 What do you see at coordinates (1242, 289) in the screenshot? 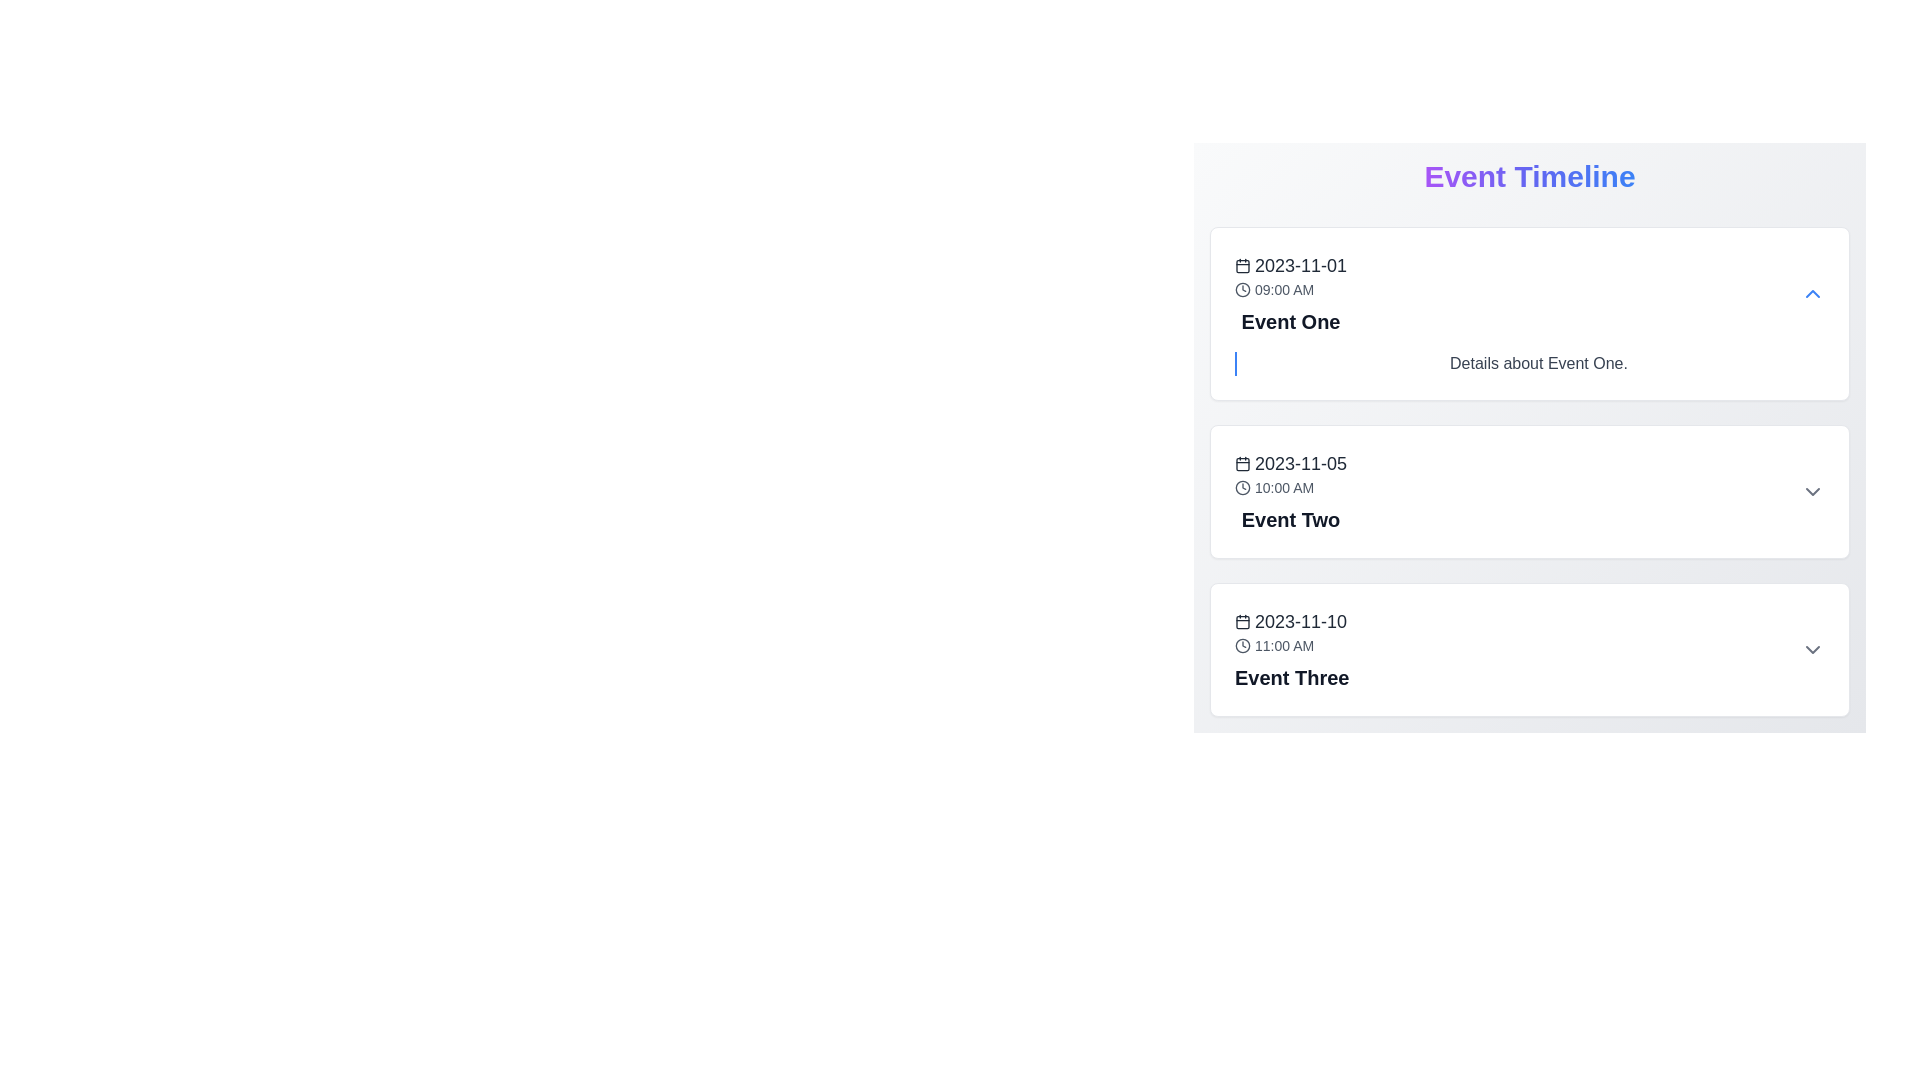
I see `the clock icon located to the left of the '09:00 AM' time display, which is styled with a thin gray outline and clock hands` at bounding box center [1242, 289].